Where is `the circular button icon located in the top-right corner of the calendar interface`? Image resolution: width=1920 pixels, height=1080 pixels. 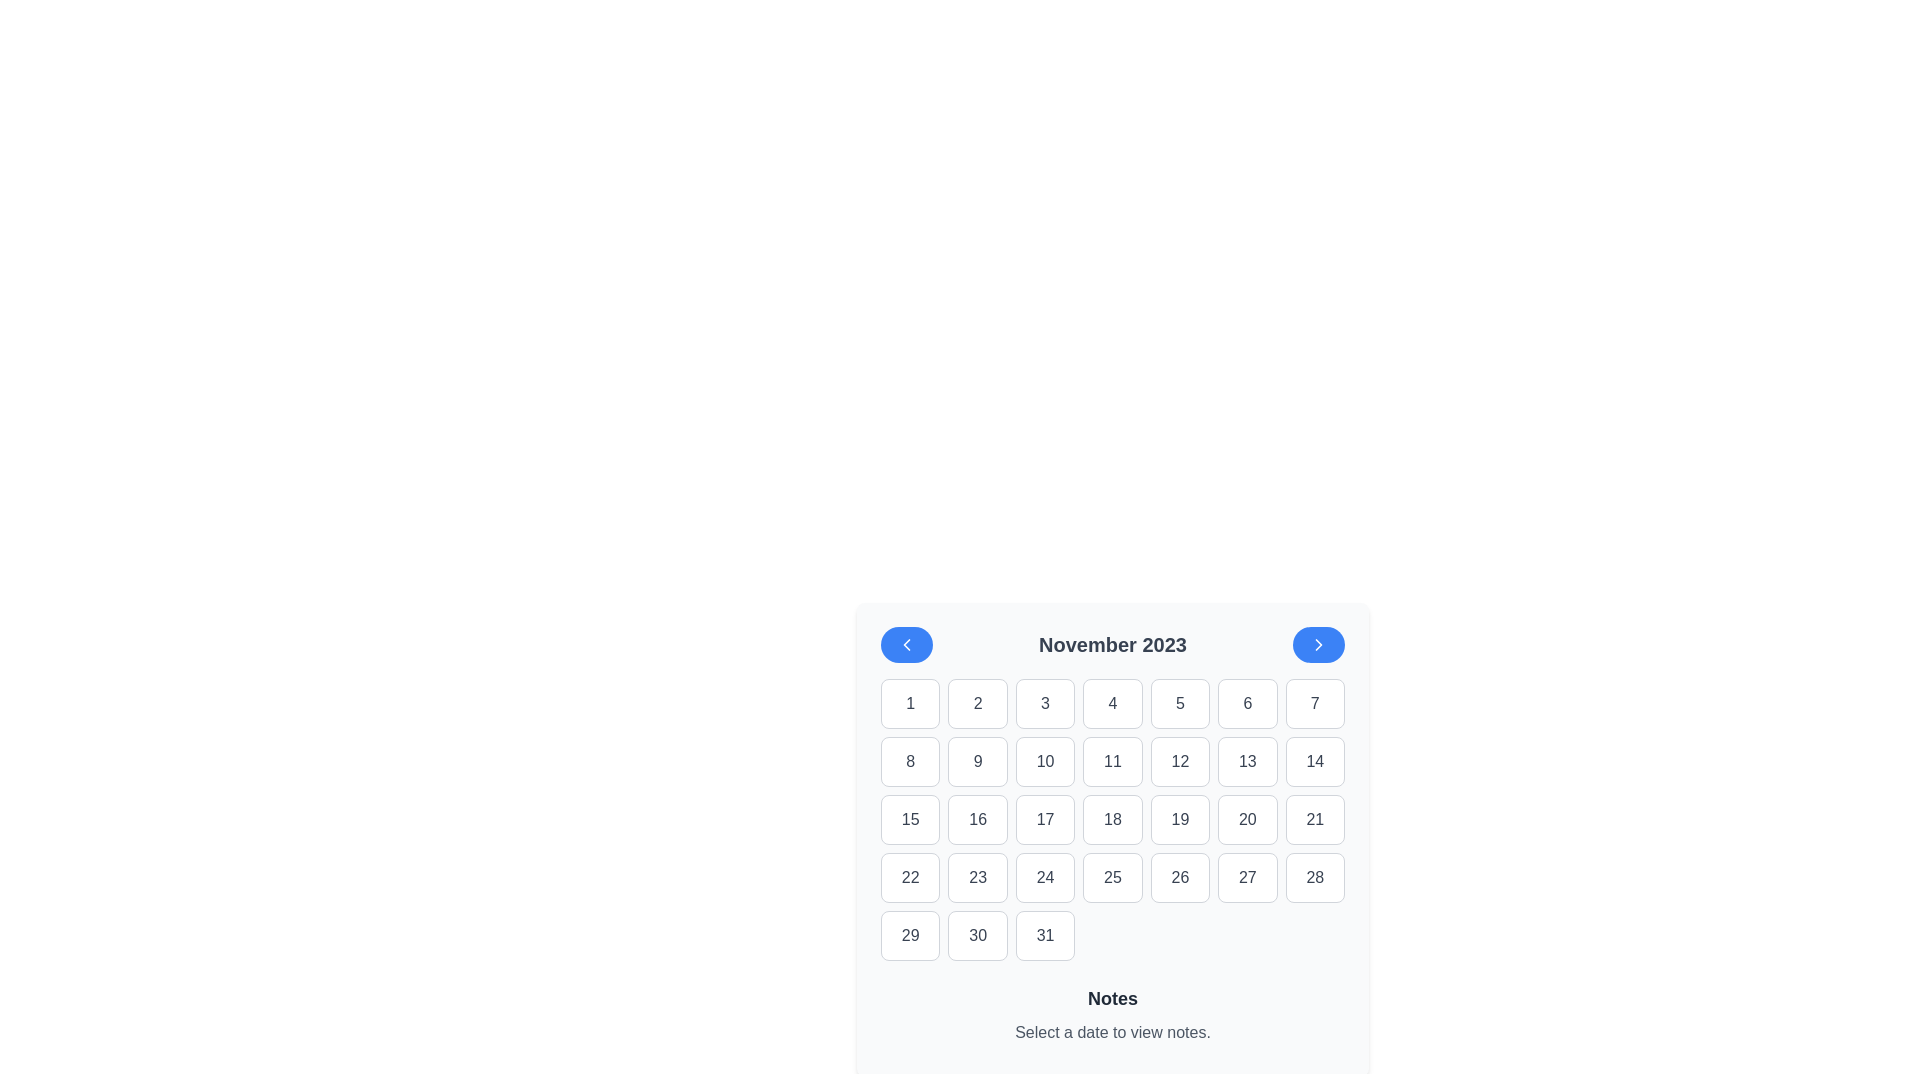 the circular button icon located in the top-right corner of the calendar interface is located at coordinates (1319, 644).